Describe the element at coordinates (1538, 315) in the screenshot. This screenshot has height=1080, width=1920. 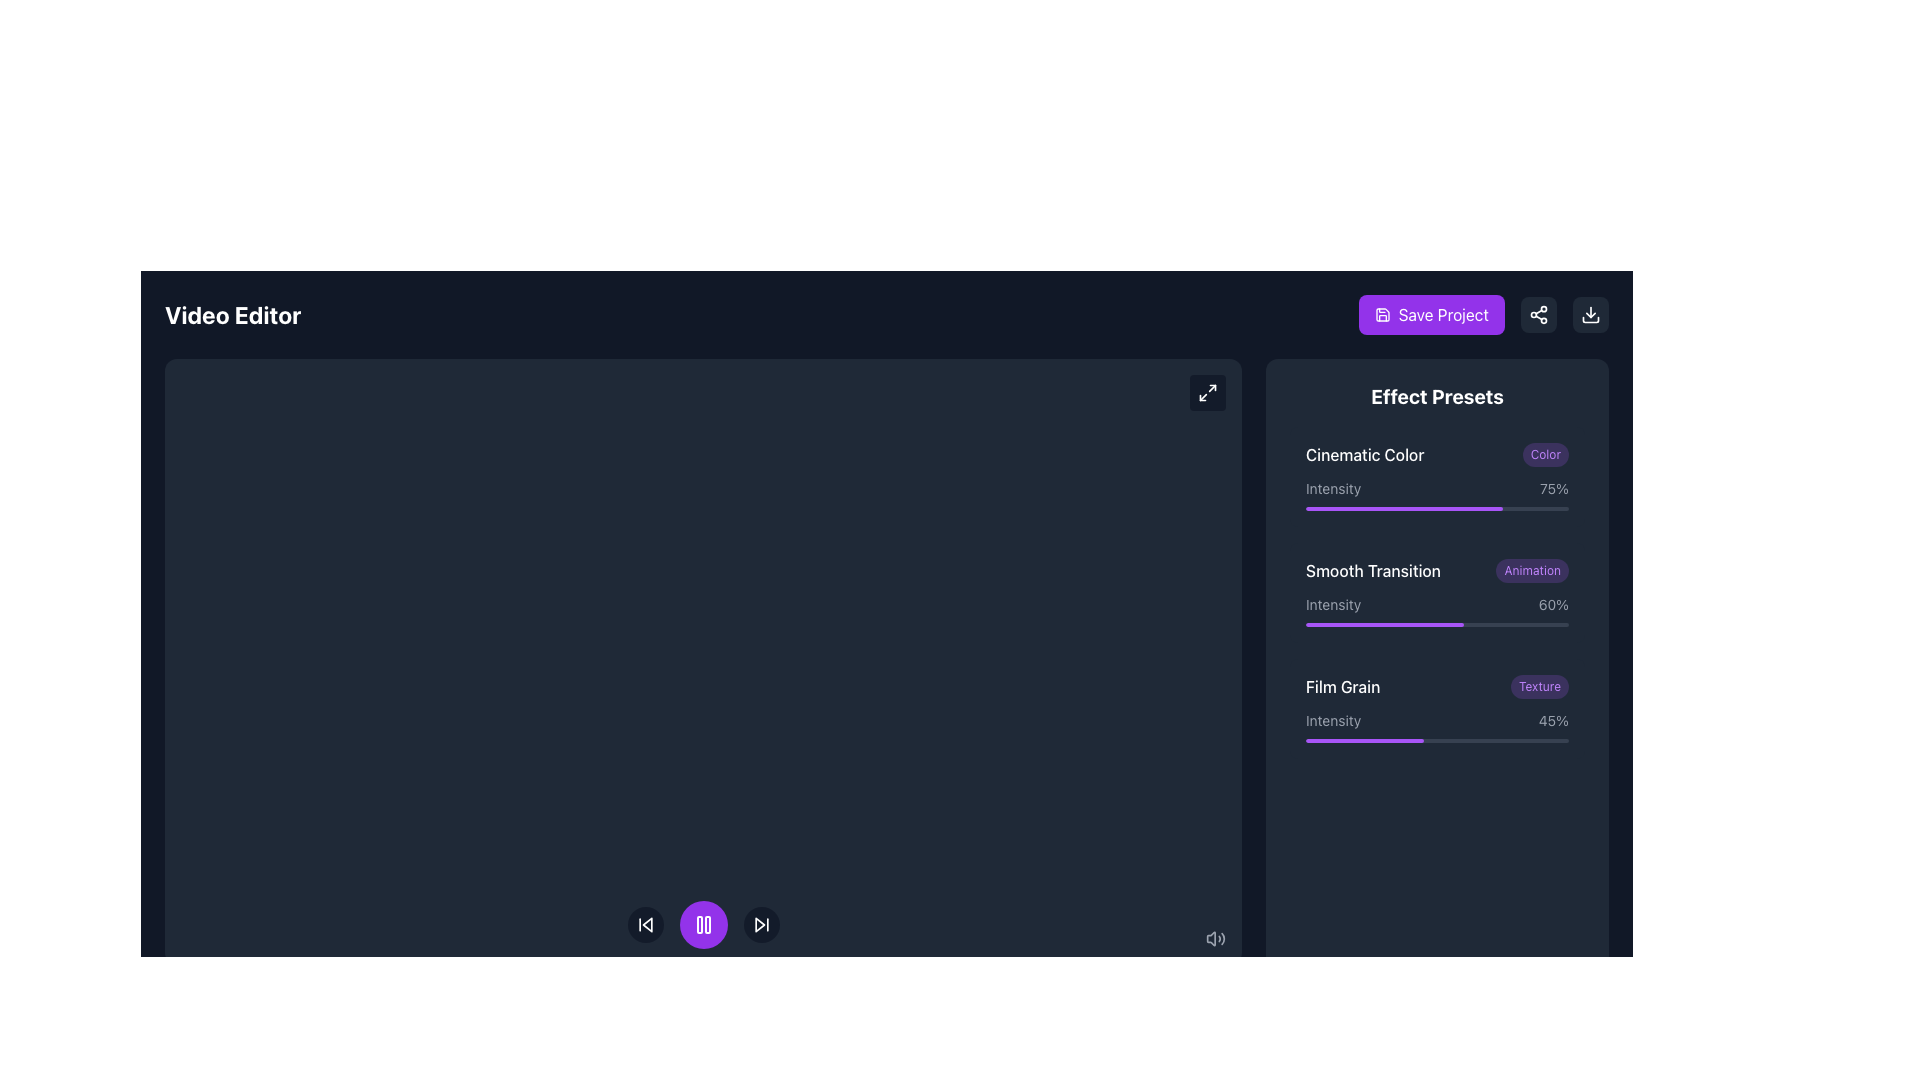
I see `the share button located in the top-right section of the interface, positioned between the 'Save Project' button and the download button` at that location.